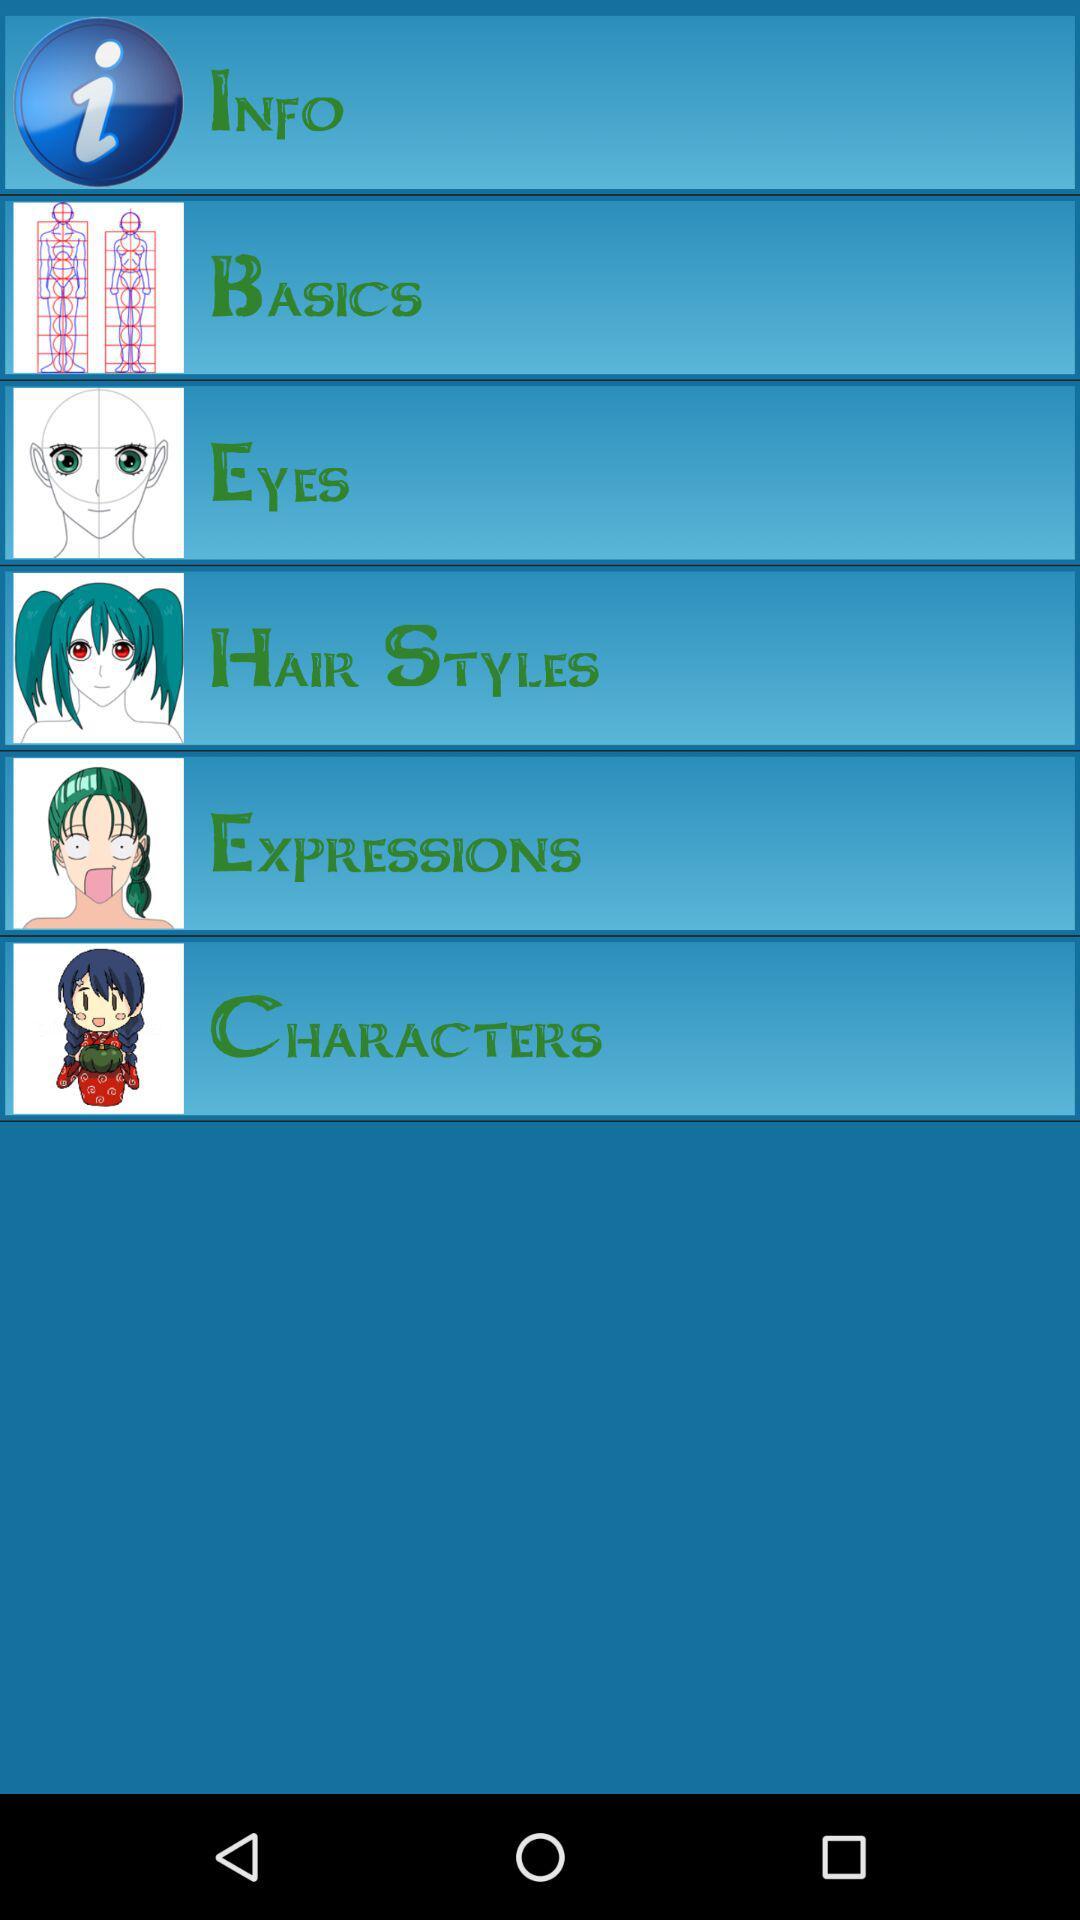 This screenshot has width=1080, height=1920. Describe the element at coordinates (265, 471) in the screenshot. I see `the eyes app` at that location.